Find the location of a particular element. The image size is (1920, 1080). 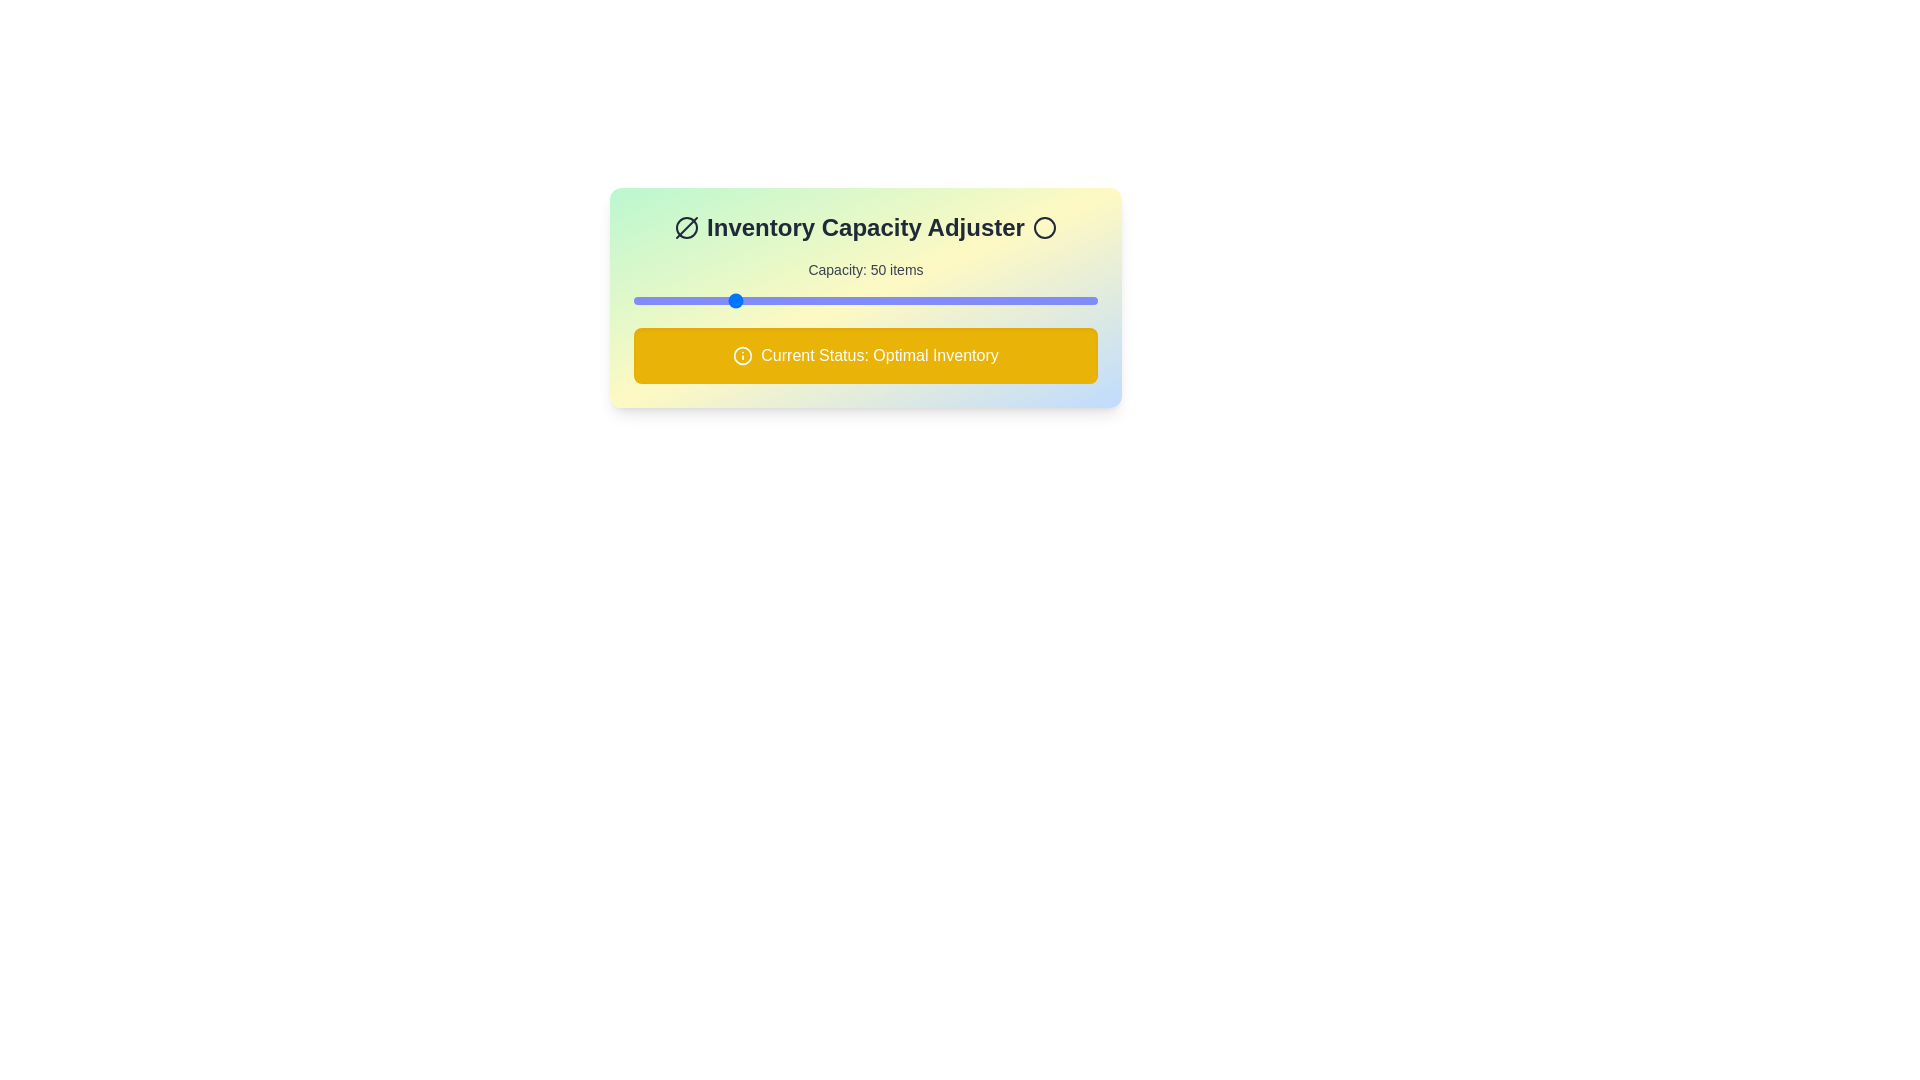

the inventory capacity slider to 93 items is located at coordinates (836, 300).